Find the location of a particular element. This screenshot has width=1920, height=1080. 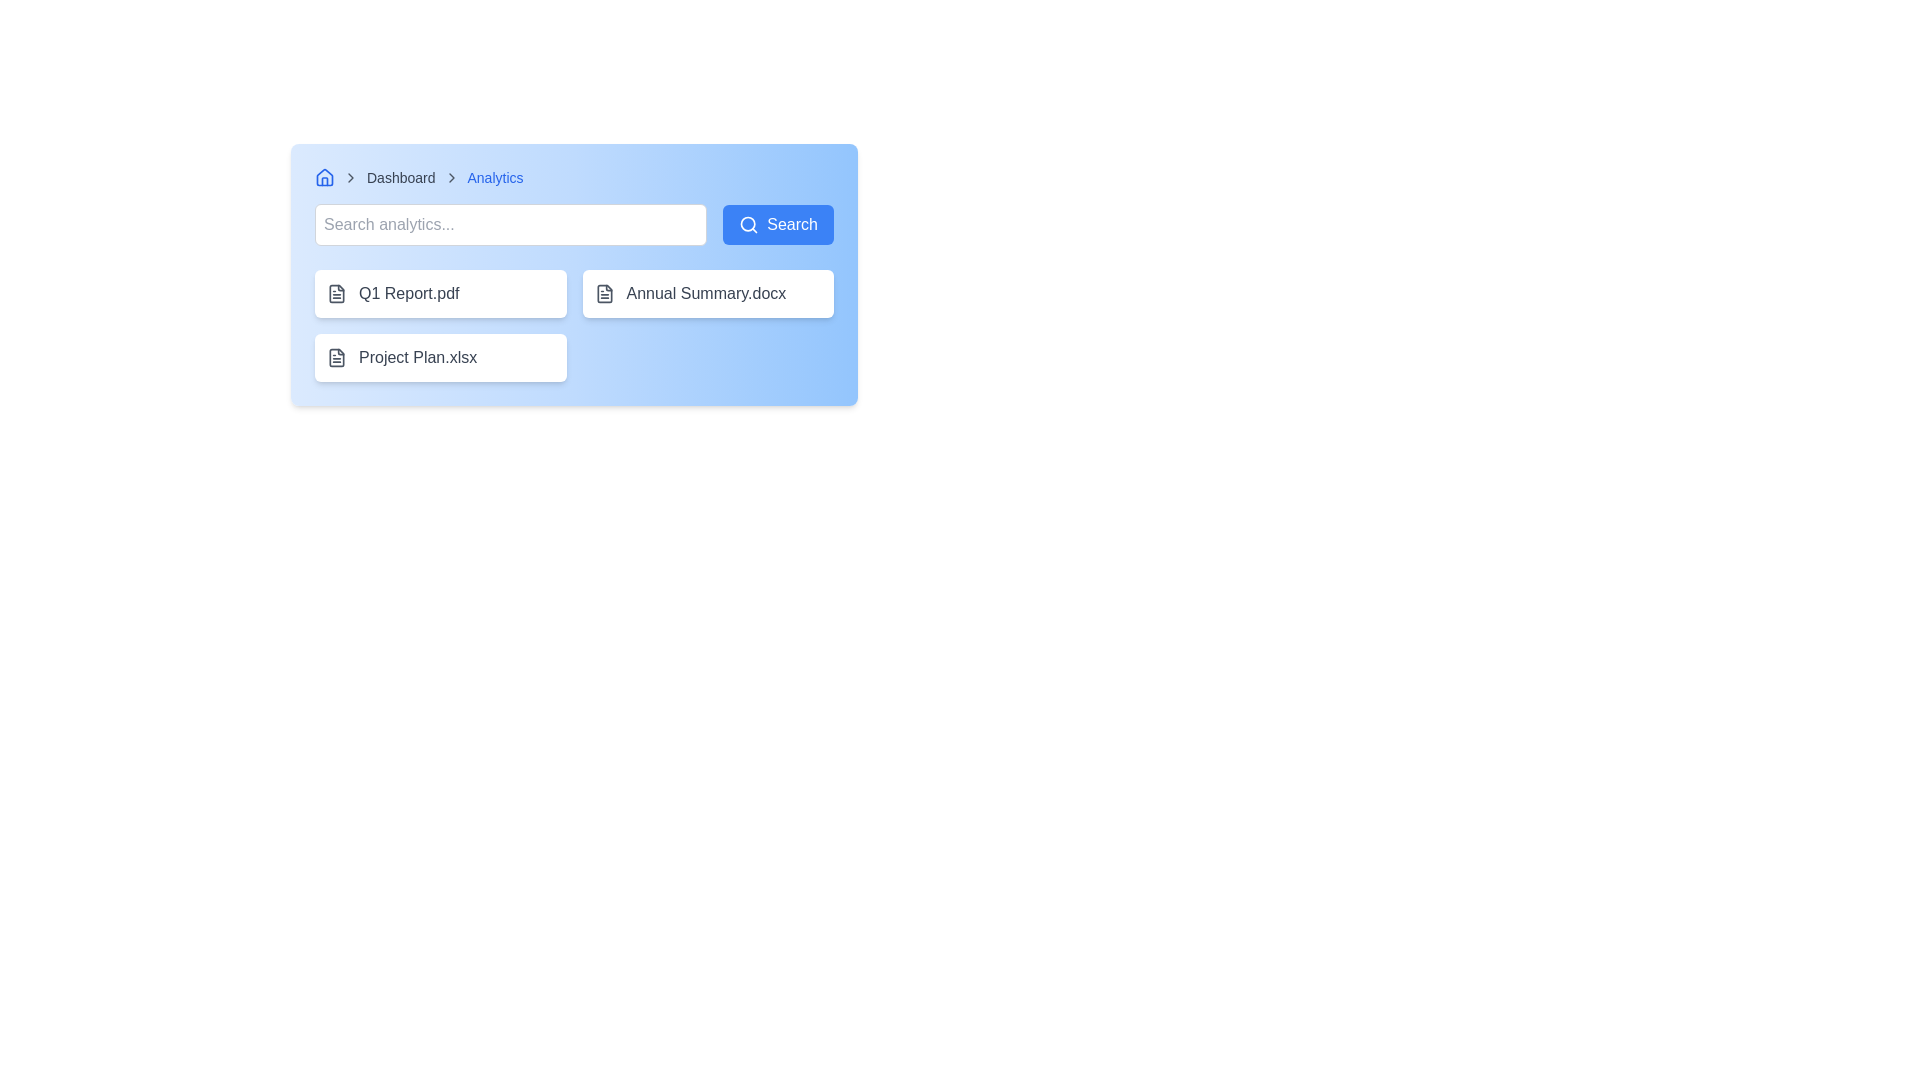

the chevron icon that acts as a separator between the home icon and the 'Dashboard' text in the breadcrumb navigation bar is located at coordinates (350, 176).